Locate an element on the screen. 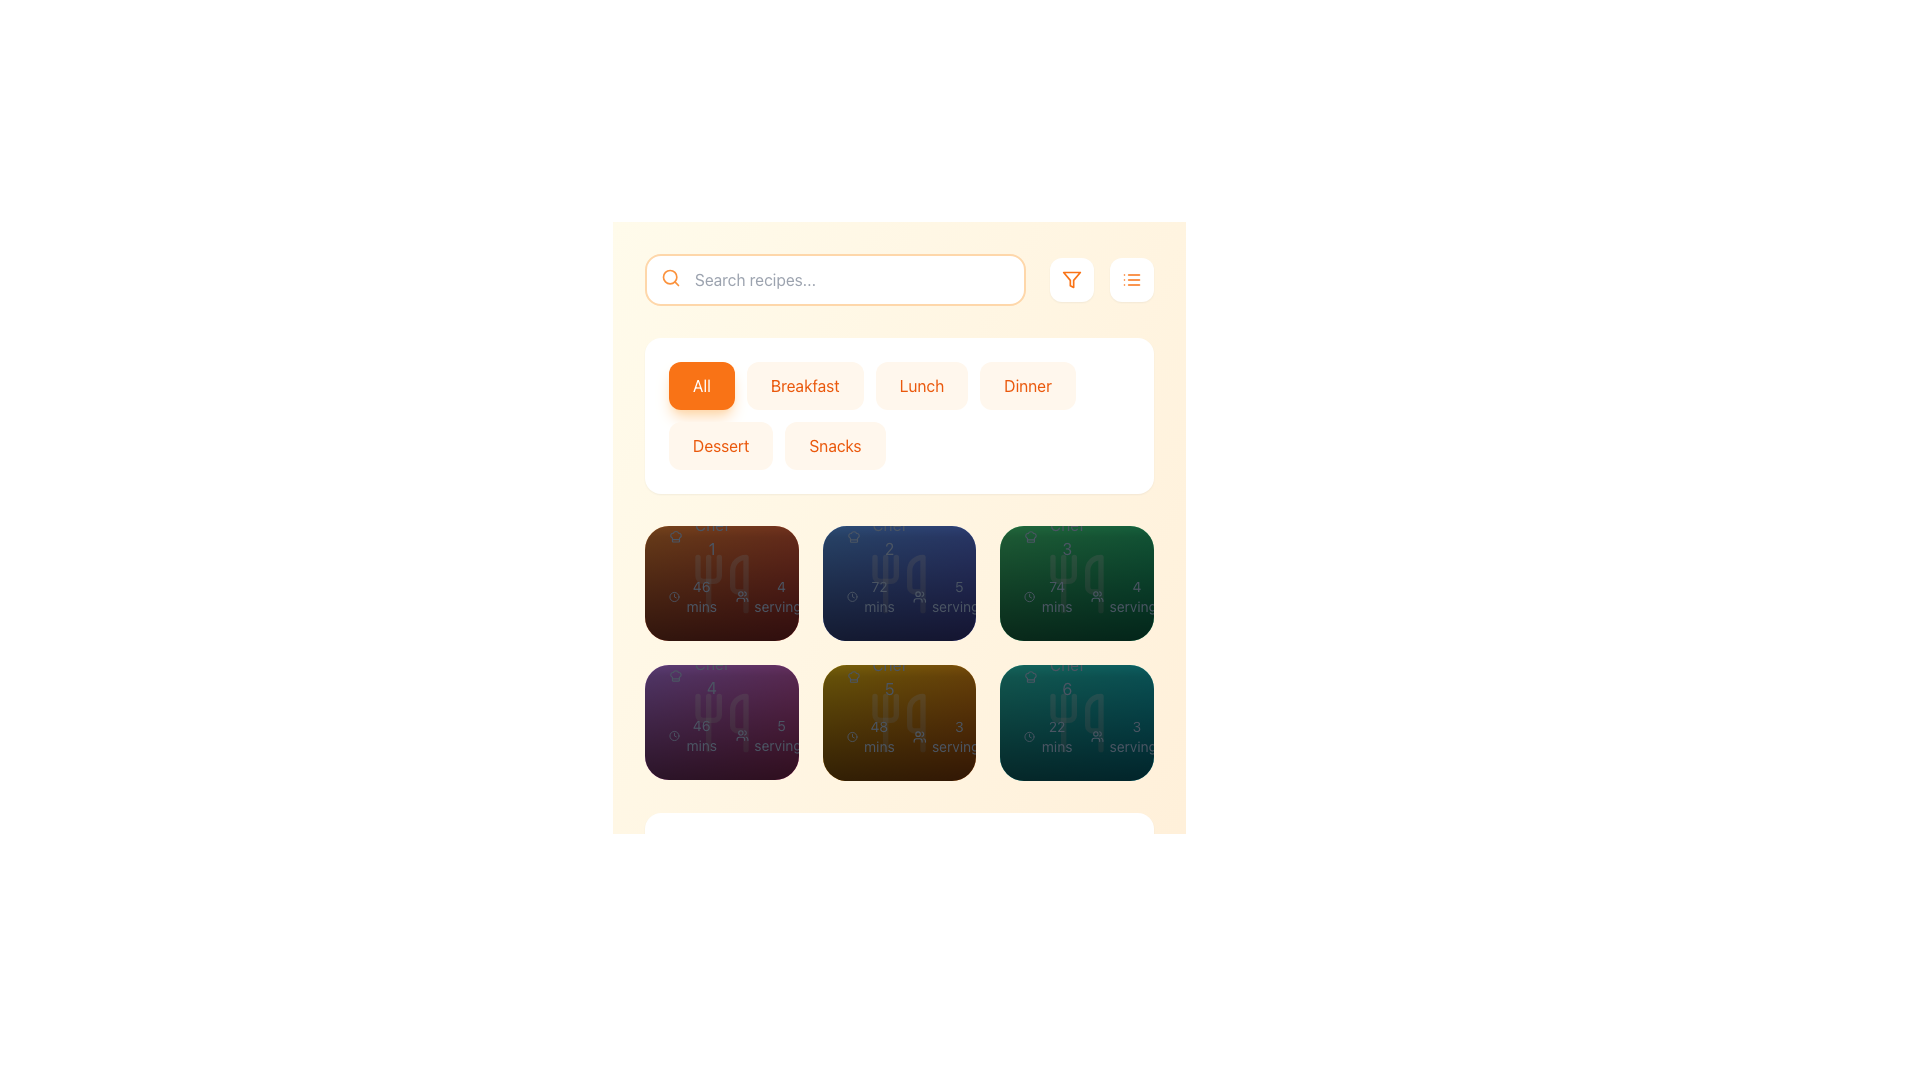 Image resolution: width=1920 pixels, height=1080 pixels. the small modern line-art icon representing a group of users, located in the bottom right corner of the '4 servings' text label on the recipe card is located at coordinates (1096, 596).